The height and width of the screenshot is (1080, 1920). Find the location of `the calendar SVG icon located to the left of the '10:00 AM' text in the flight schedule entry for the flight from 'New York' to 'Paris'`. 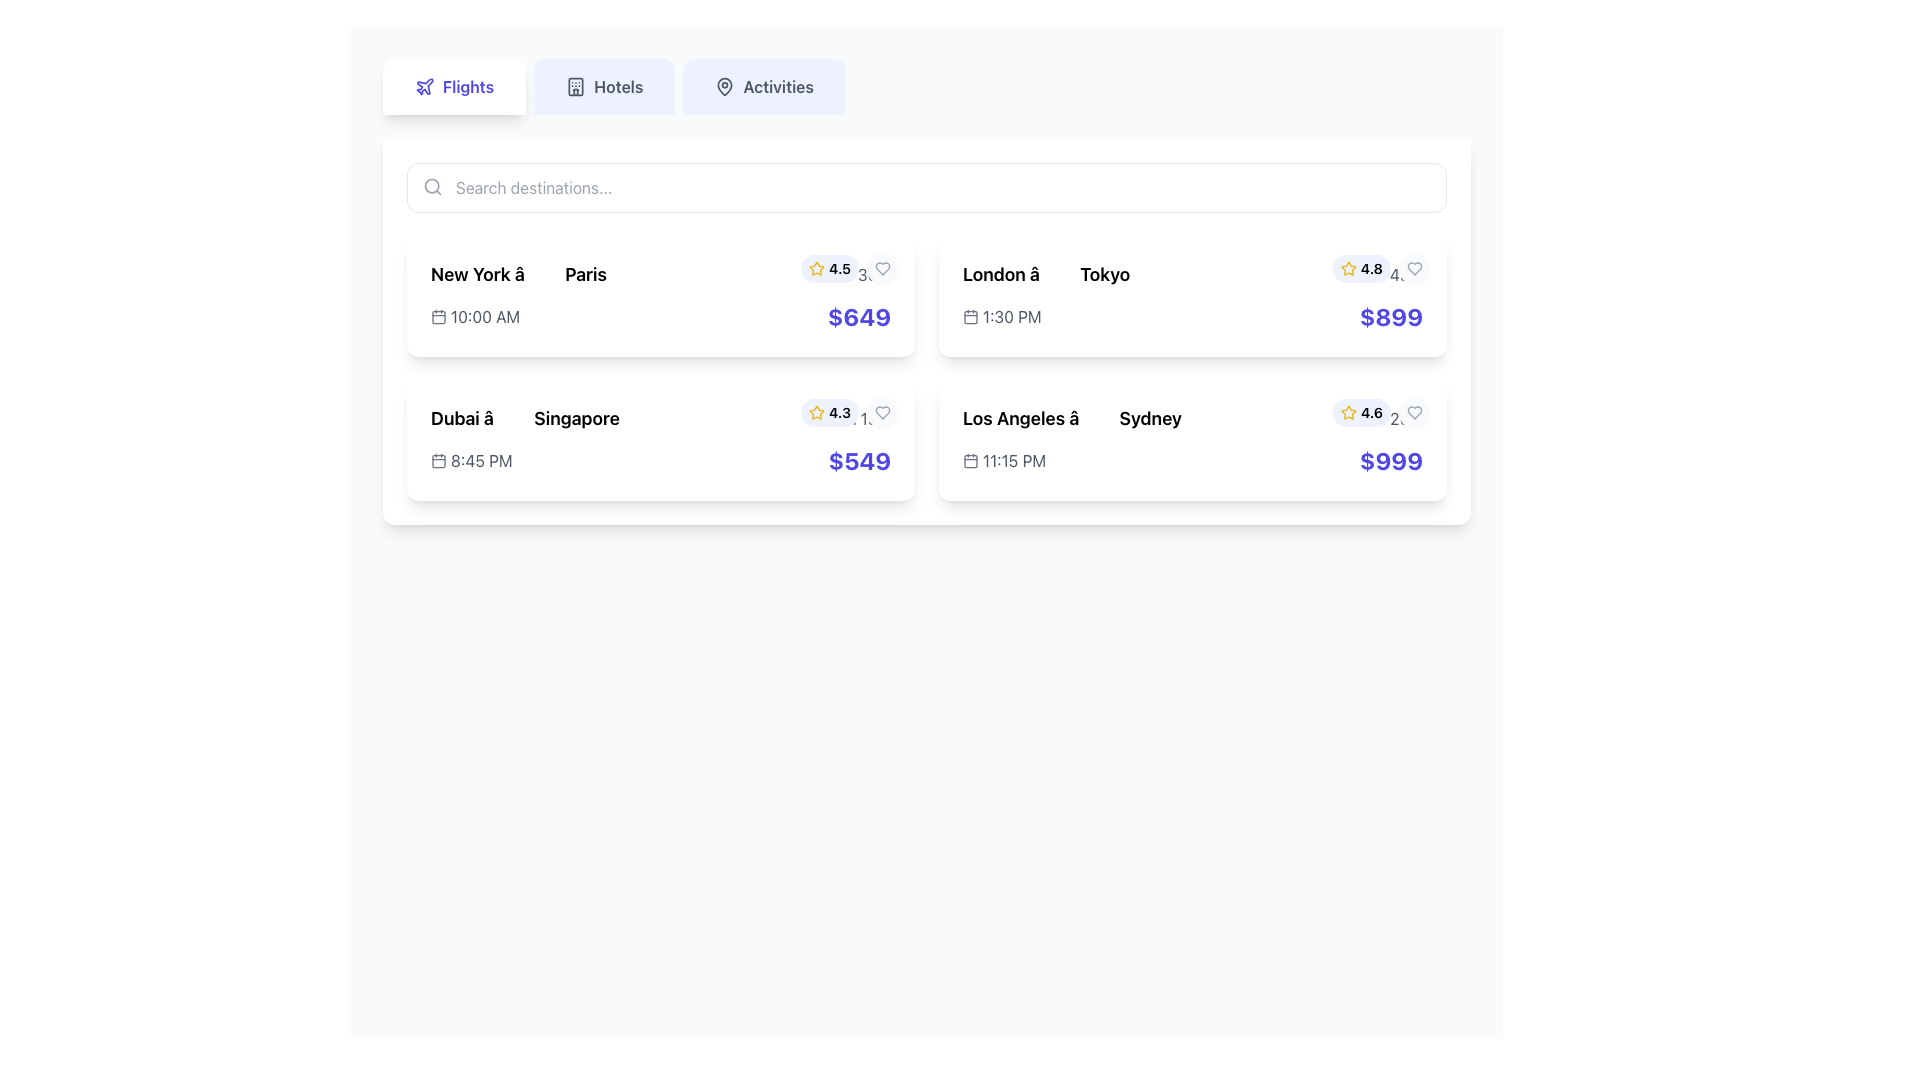

the calendar SVG icon located to the left of the '10:00 AM' text in the flight schedule entry for the flight from 'New York' to 'Paris' is located at coordinates (437, 315).